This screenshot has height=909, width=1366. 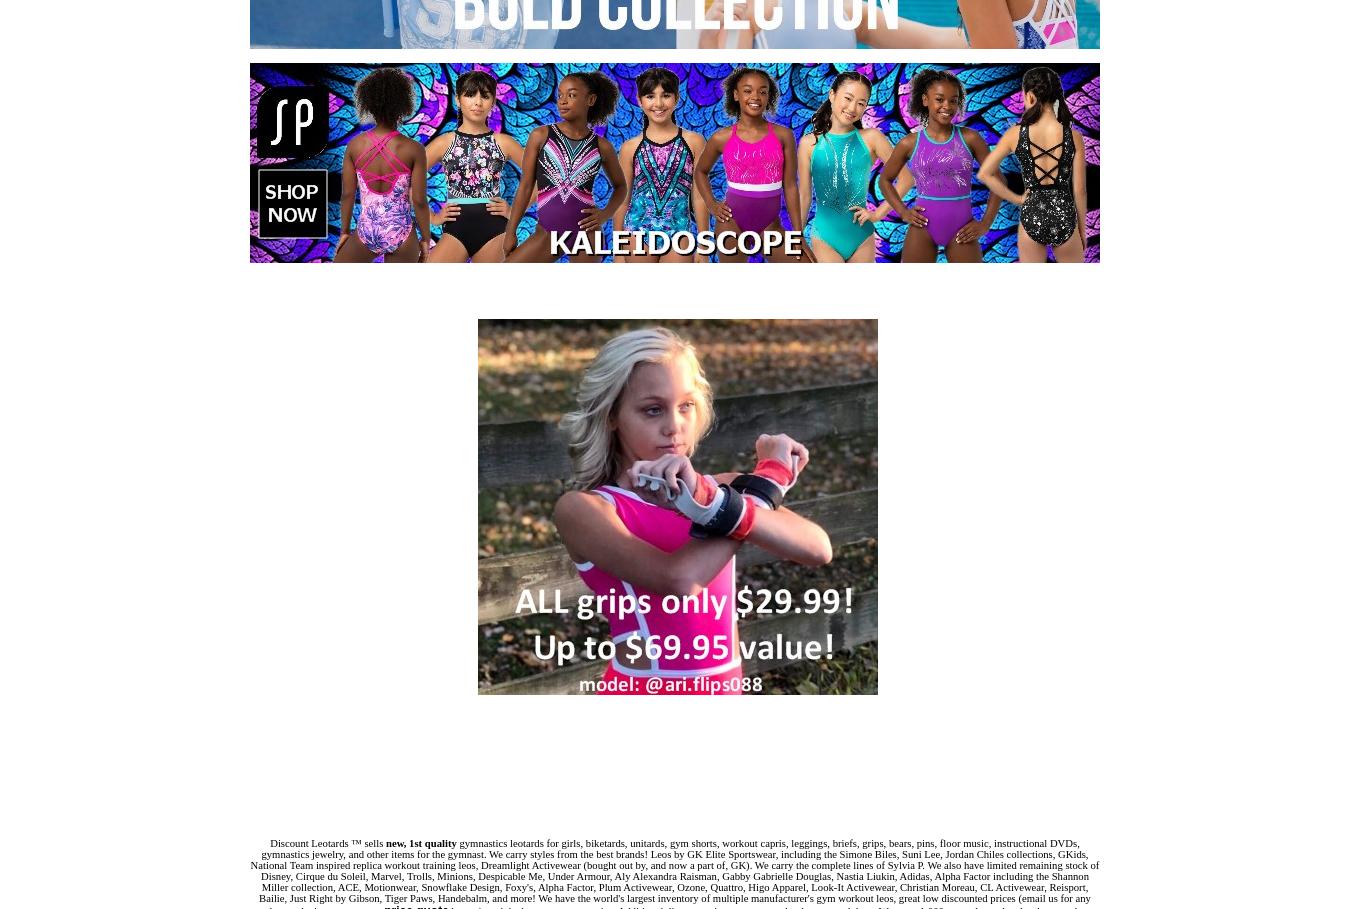 I want to click on 'sells', so click(x=373, y=842).